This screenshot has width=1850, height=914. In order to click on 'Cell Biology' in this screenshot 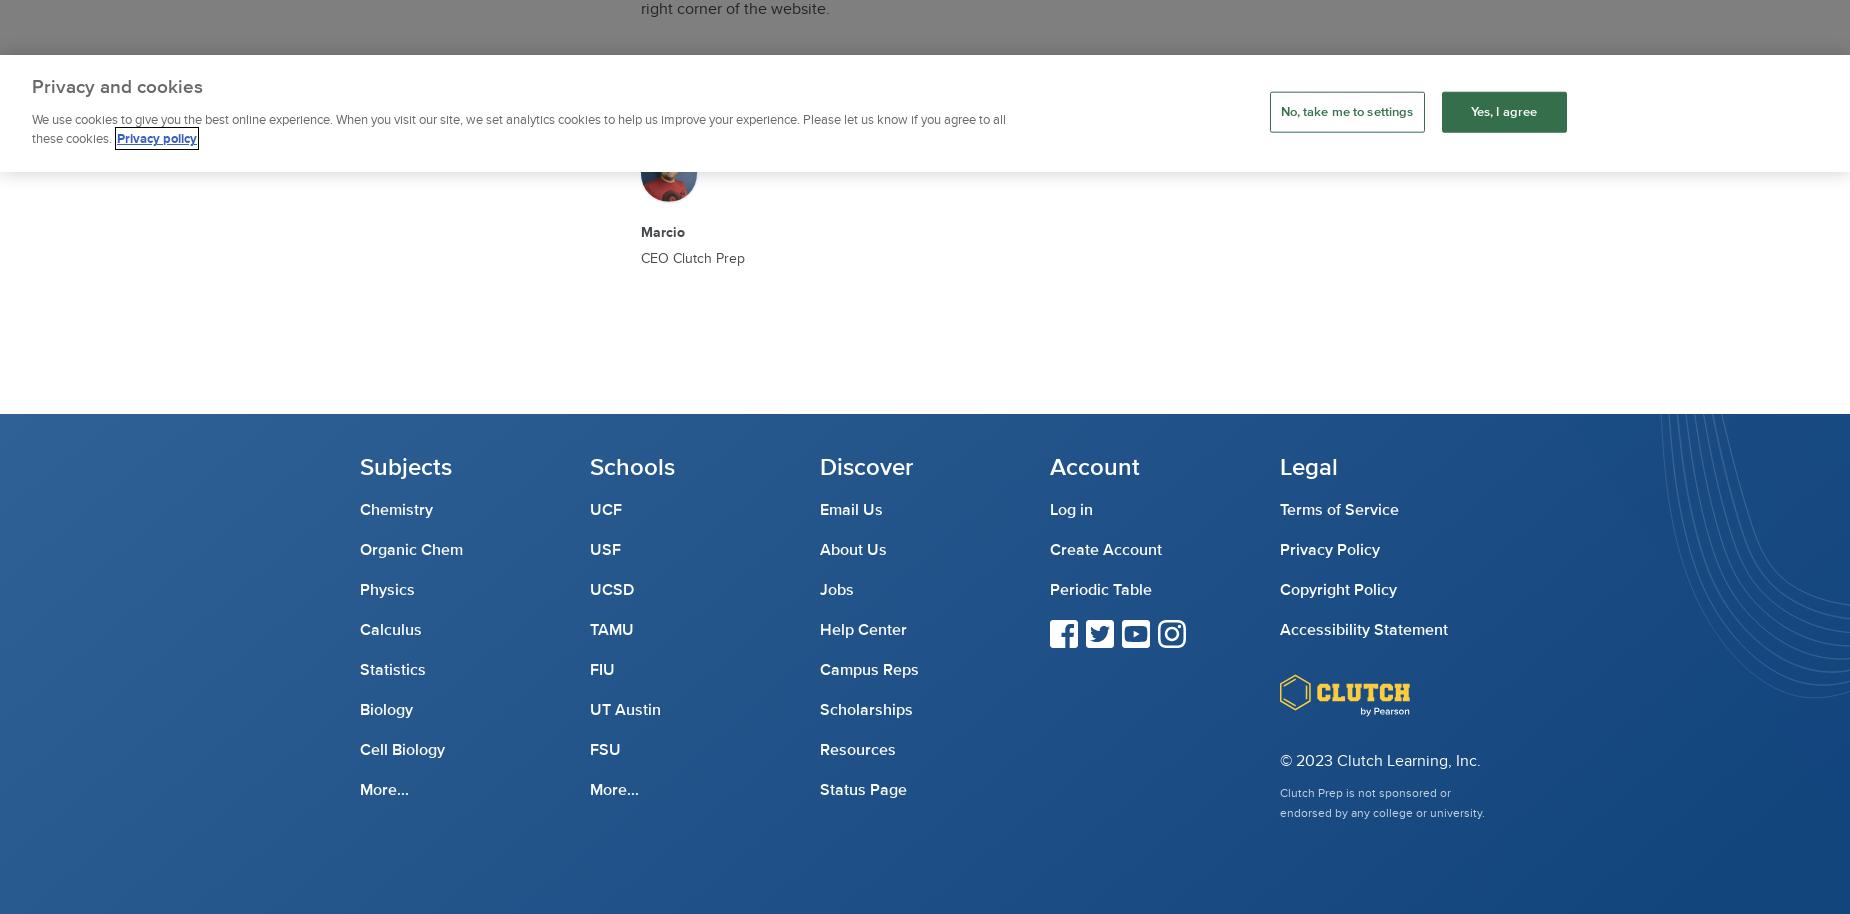, I will do `click(359, 750)`.